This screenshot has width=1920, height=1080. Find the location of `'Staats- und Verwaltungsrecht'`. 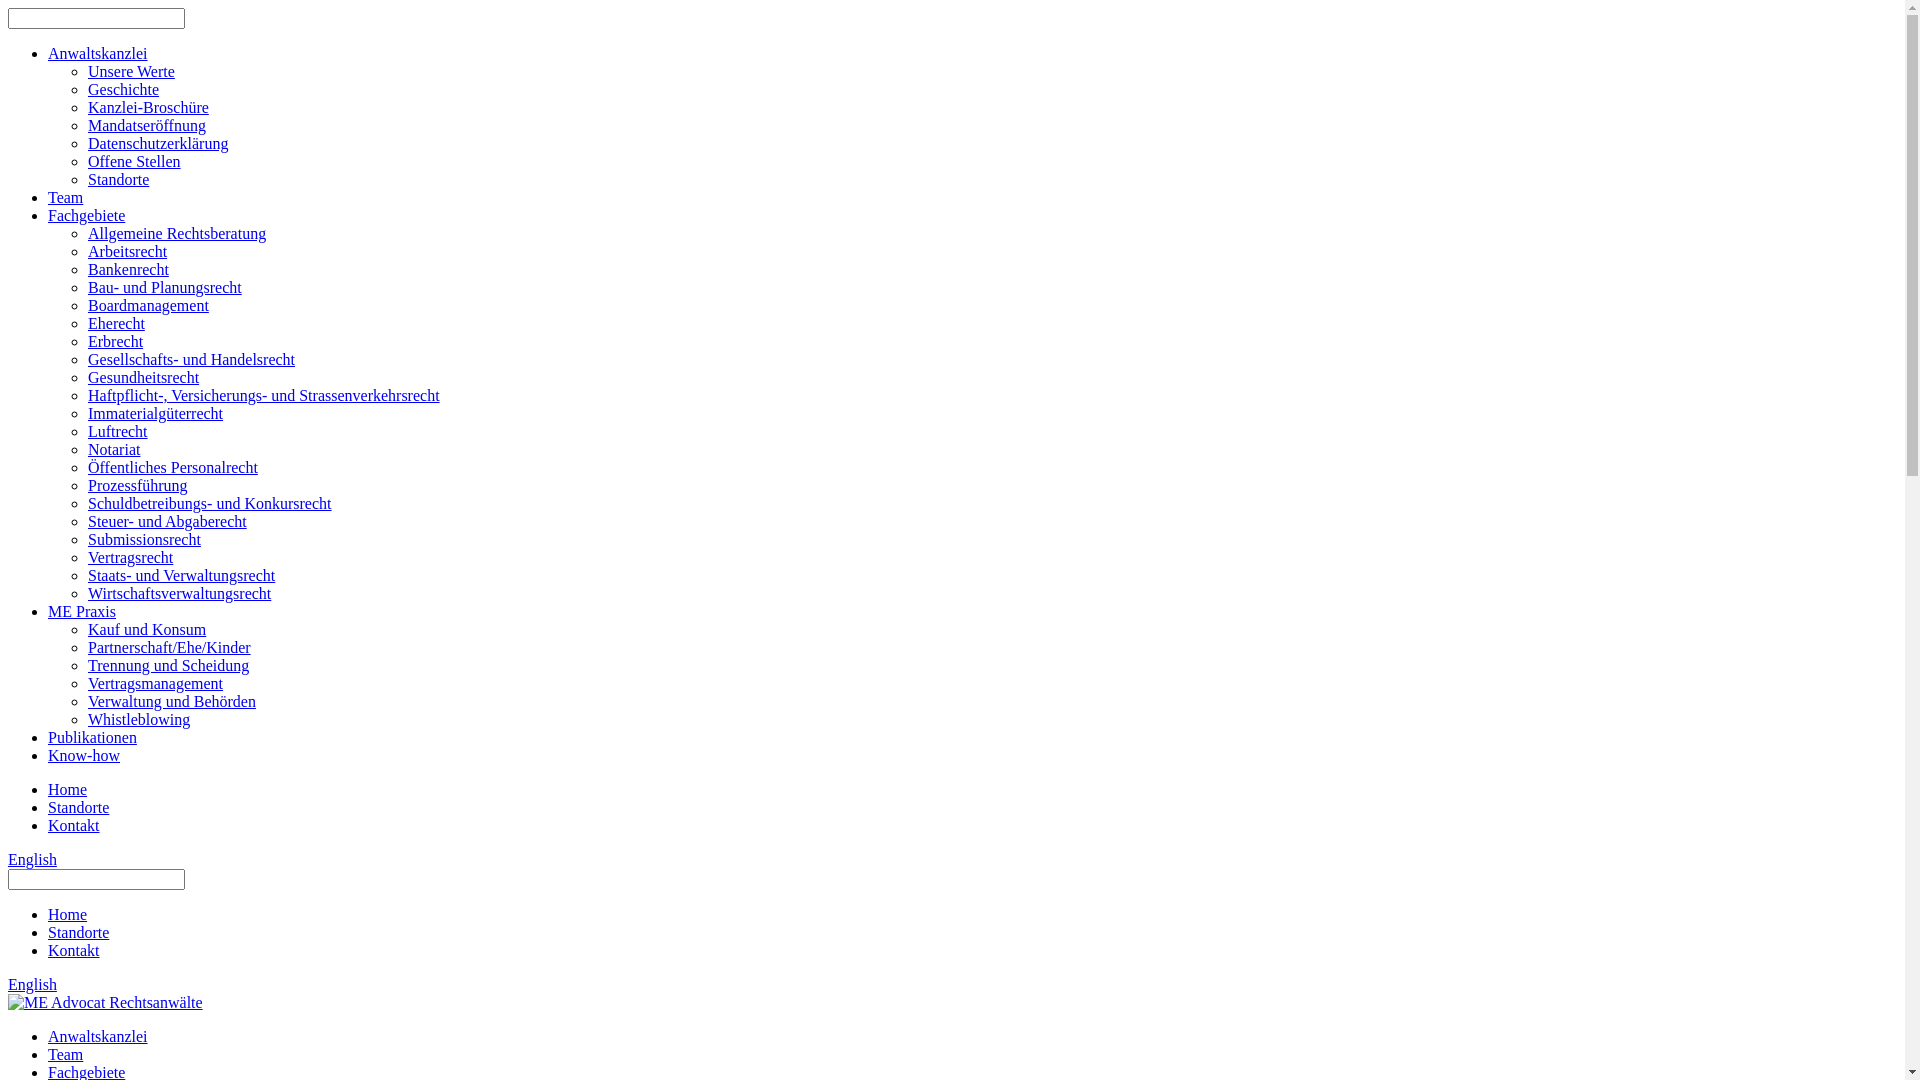

'Staats- und Verwaltungsrecht' is located at coordinates (181, 575).